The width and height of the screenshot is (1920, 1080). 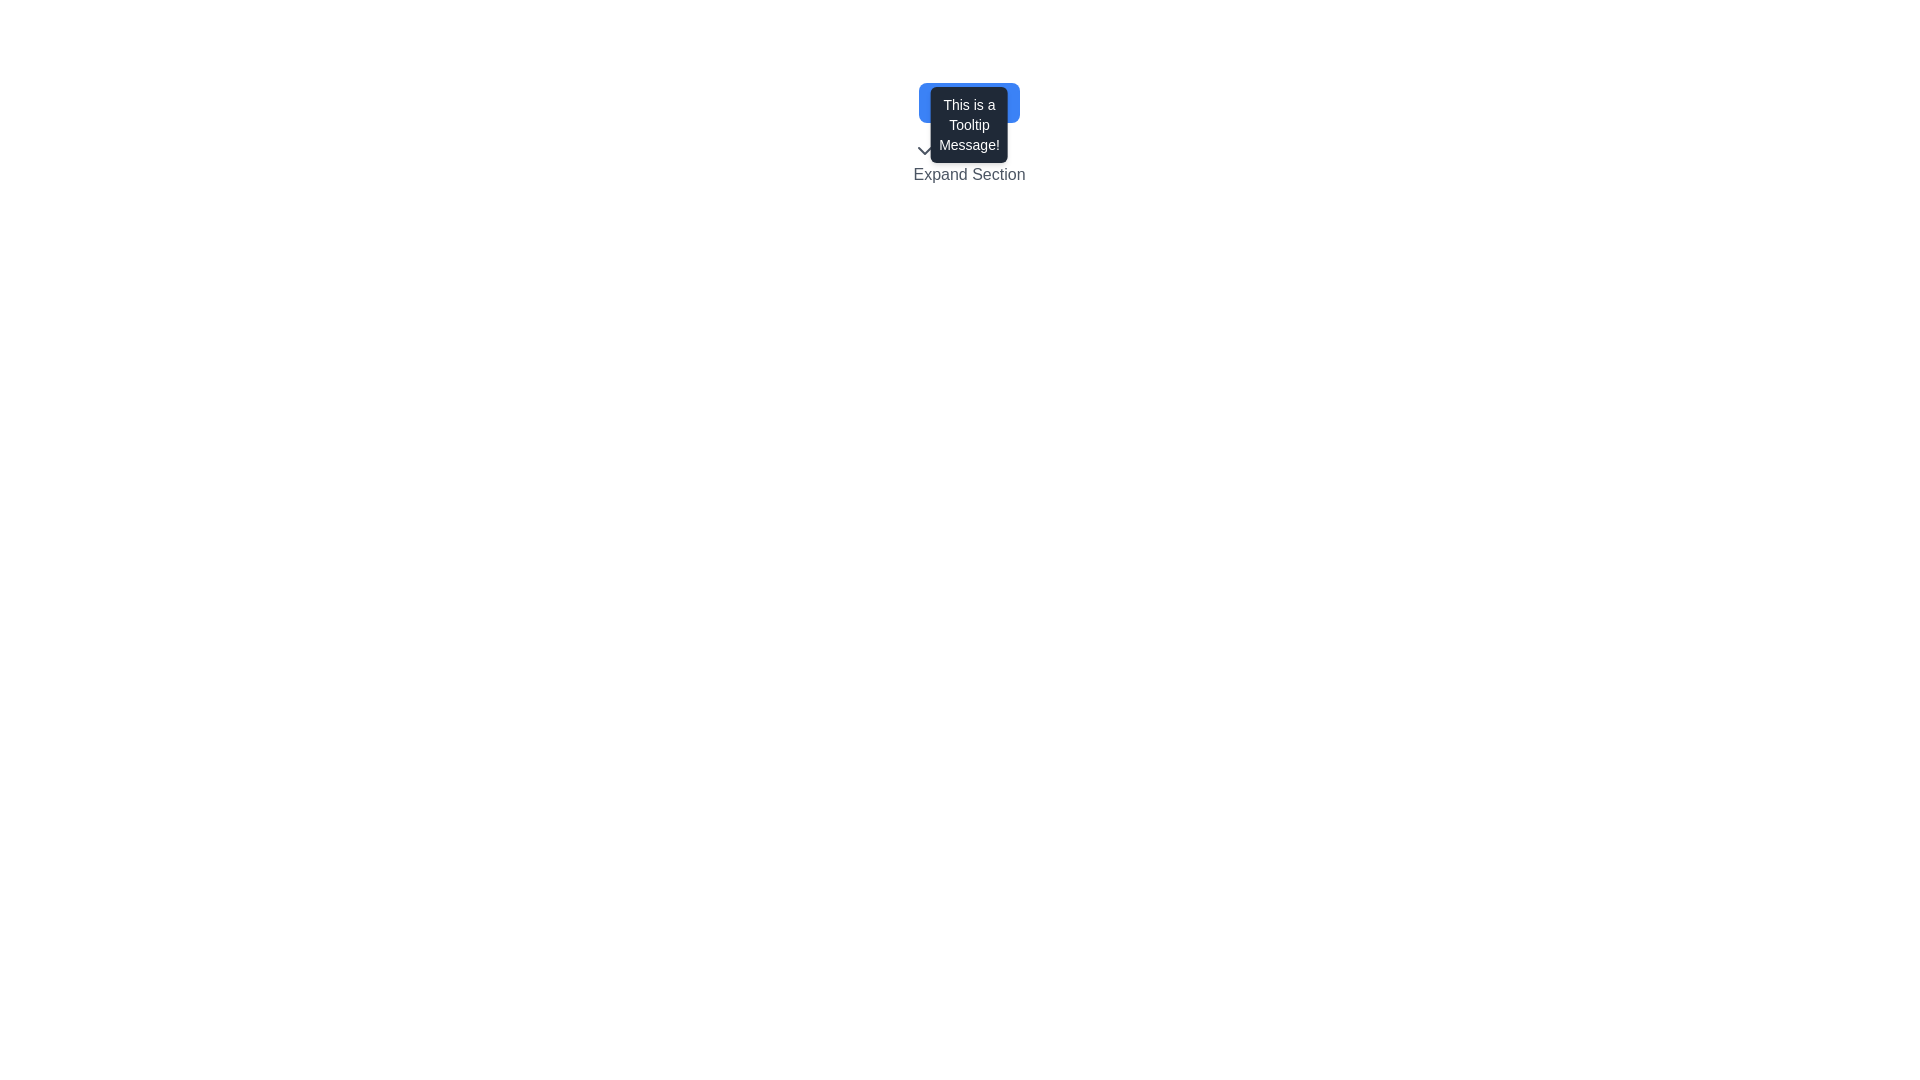 I want to click on the downward-facing chevron icon located to the left of the text 'Expand Section', so click(x=924, y=149).